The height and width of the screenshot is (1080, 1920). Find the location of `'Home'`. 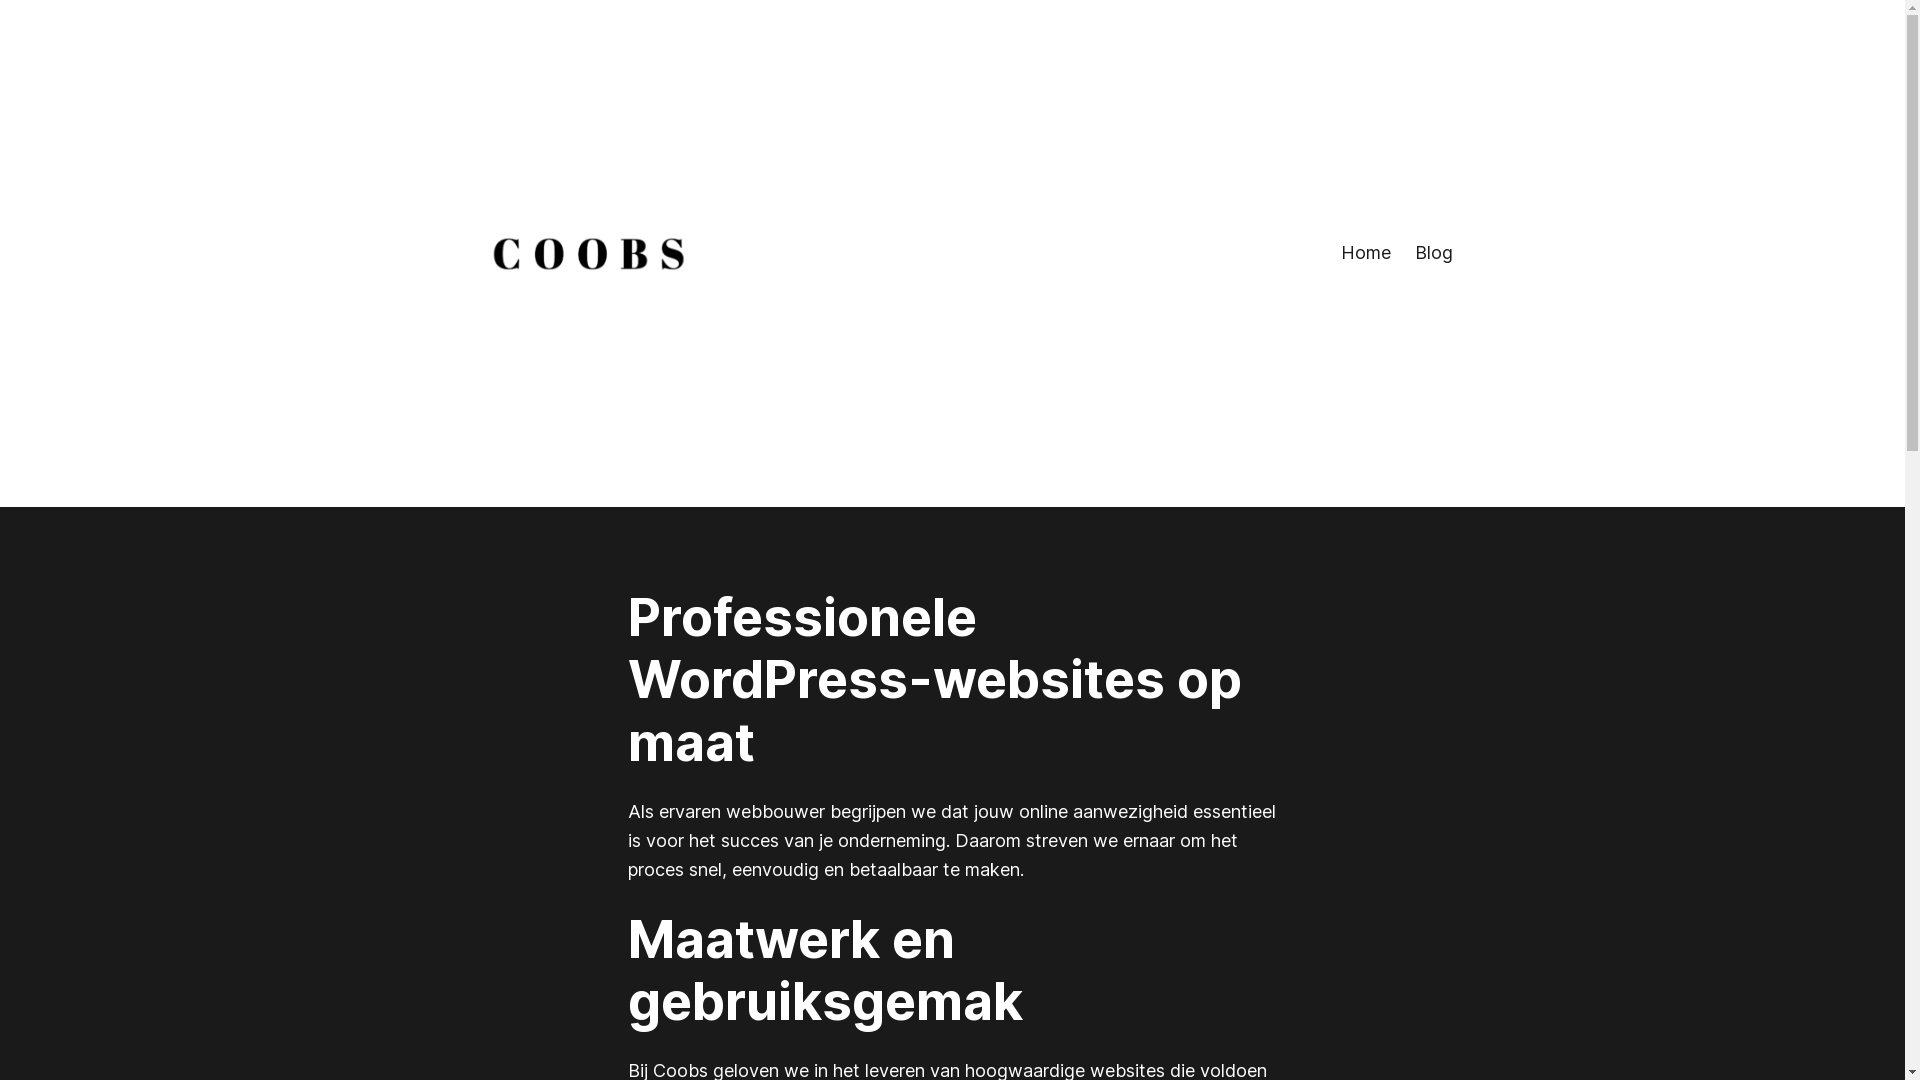

'Home' is located at coordinates (1339, 252).